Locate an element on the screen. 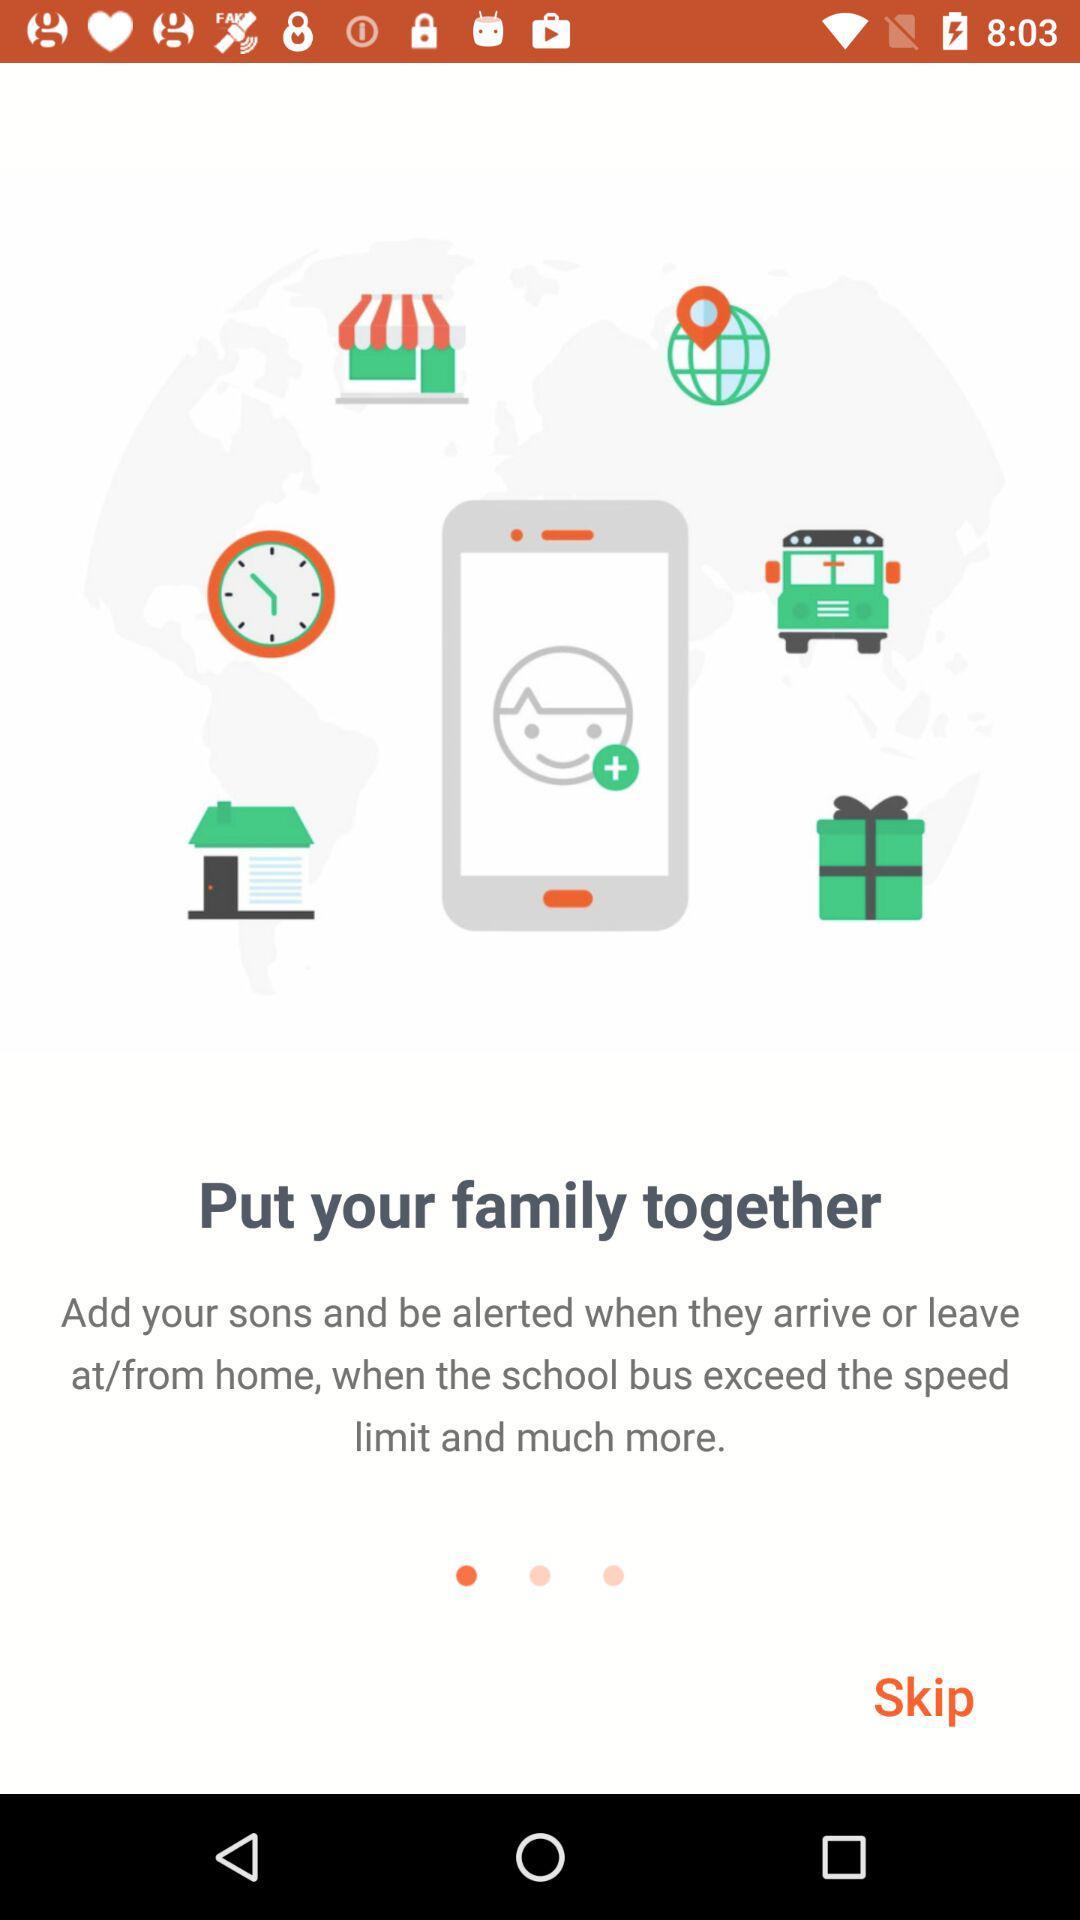 The image size is (1080, 1920). the skip item is located at coordinates (924, 1694).